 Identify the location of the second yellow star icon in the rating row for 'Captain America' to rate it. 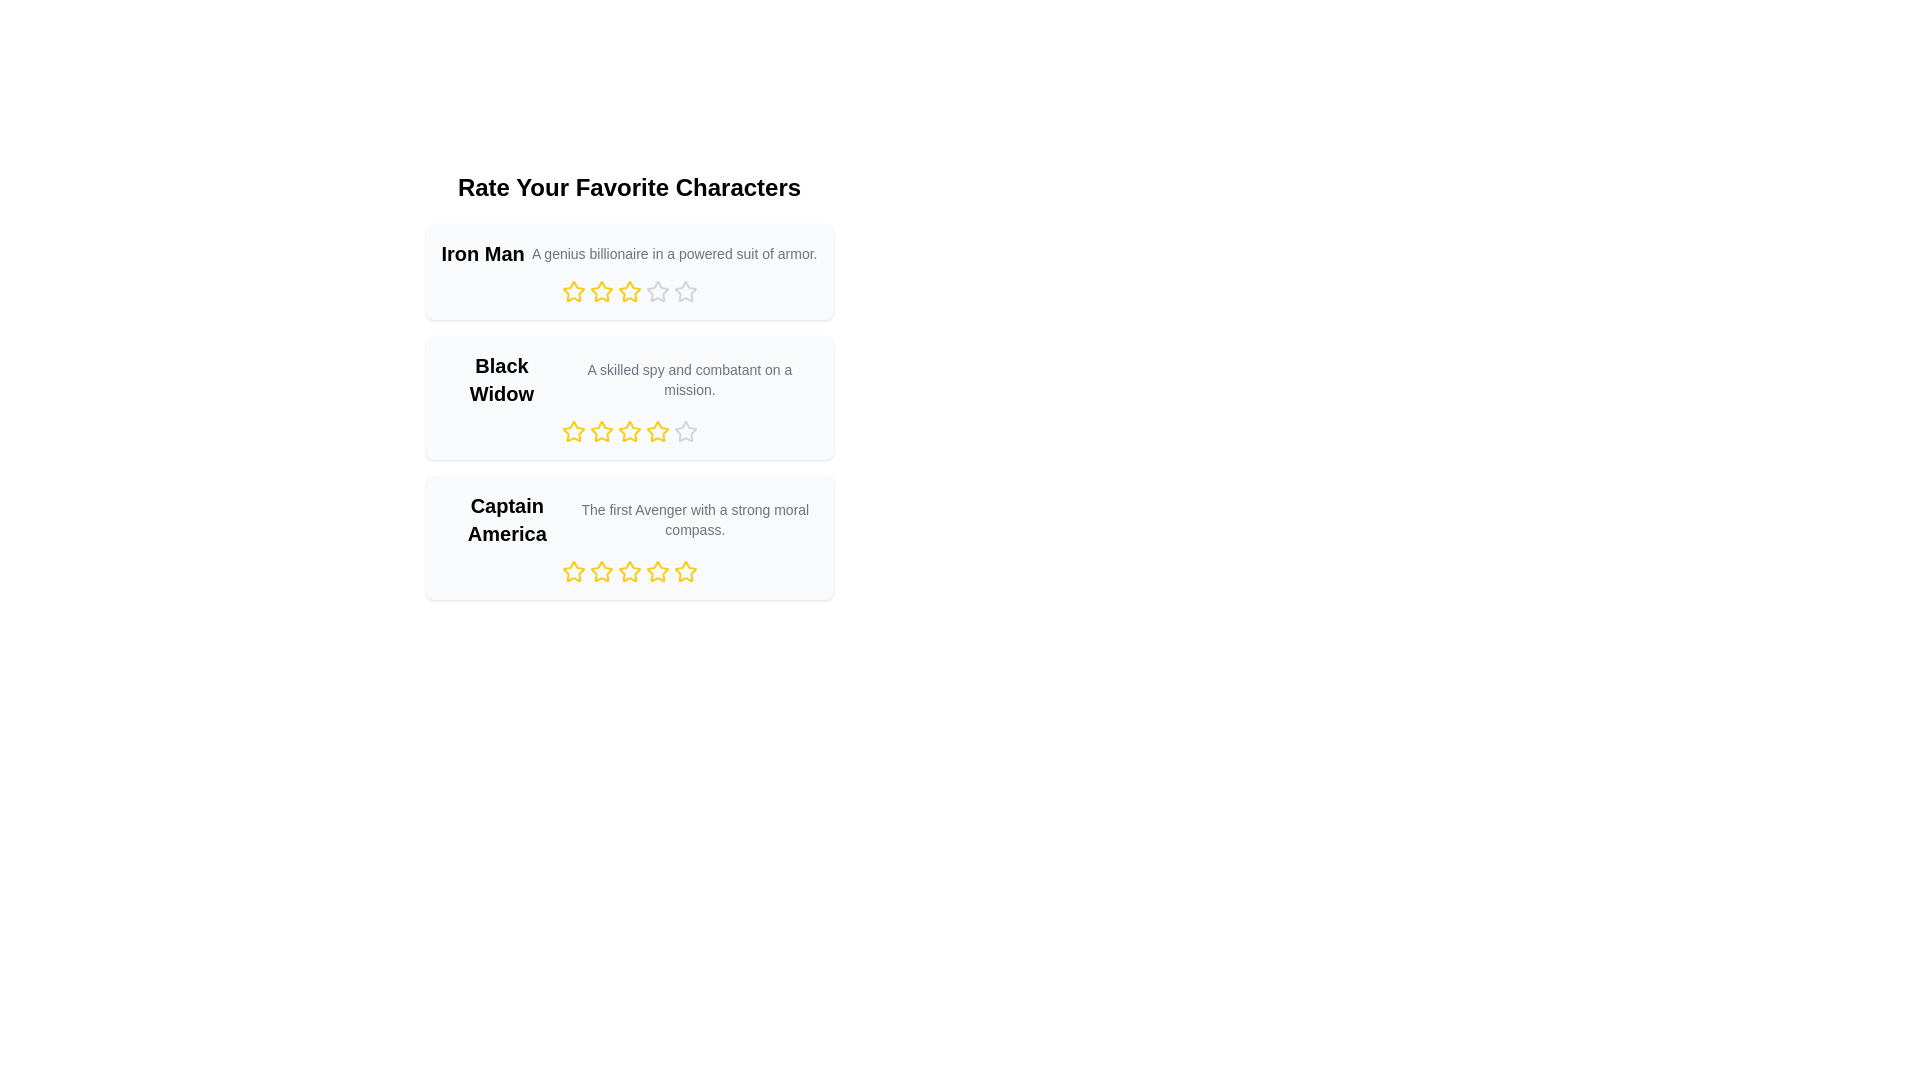
(572, 571).